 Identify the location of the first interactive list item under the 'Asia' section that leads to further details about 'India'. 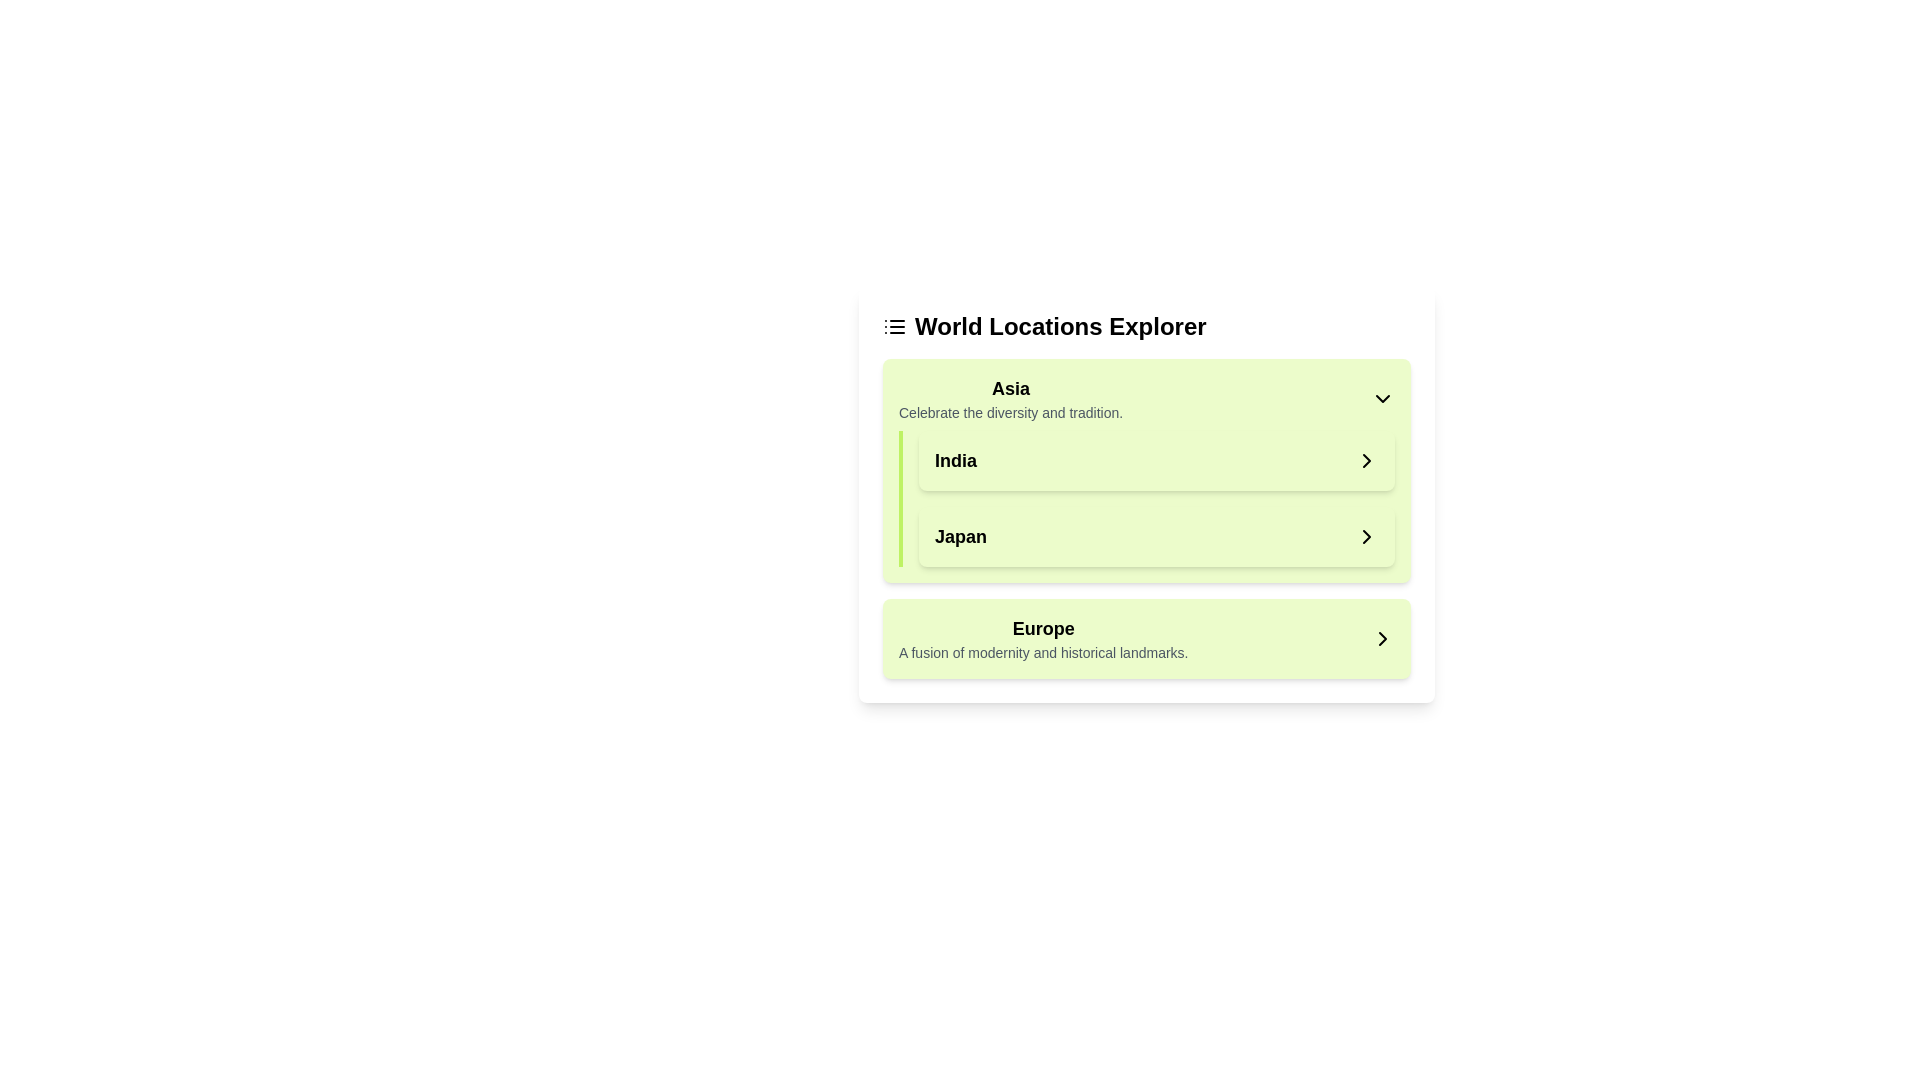
(1156, 461).